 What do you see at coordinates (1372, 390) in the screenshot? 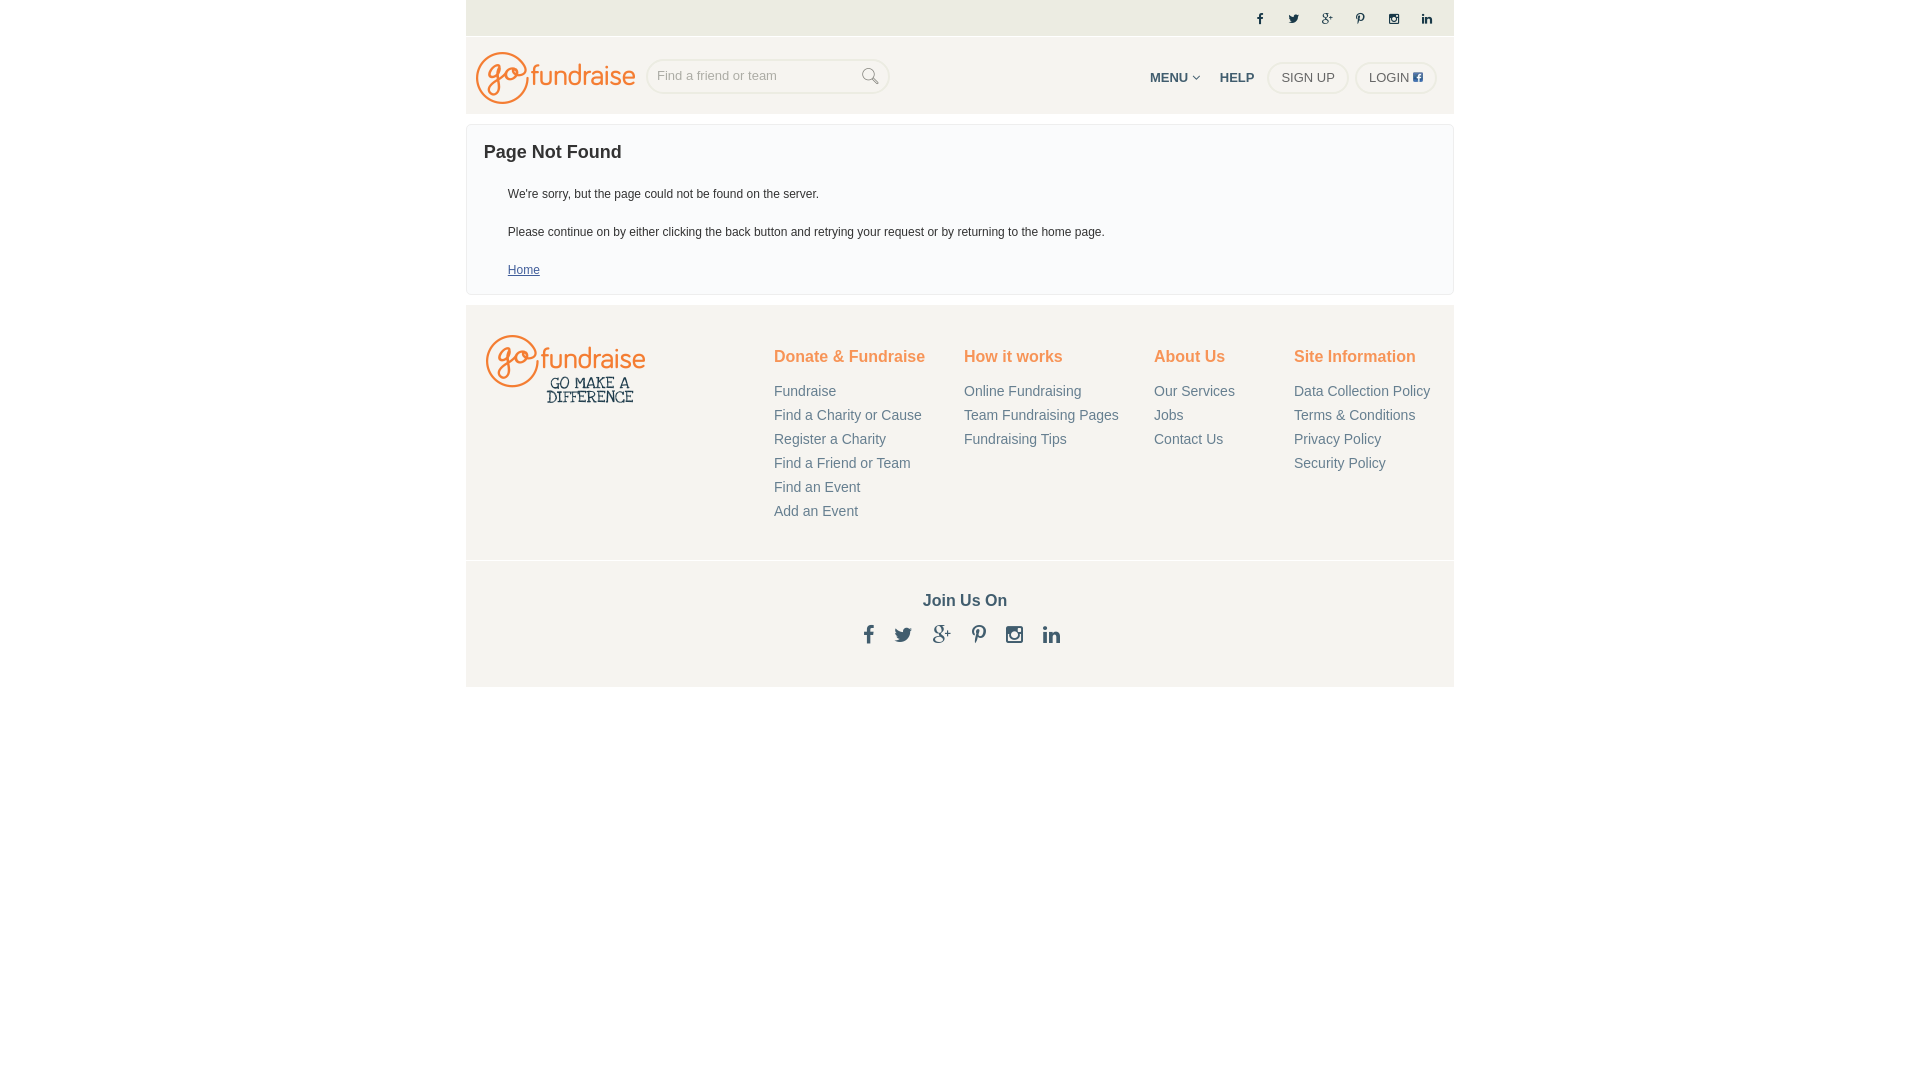
I see `'Data Collection Policy'` at bounding box center [1372, 390].